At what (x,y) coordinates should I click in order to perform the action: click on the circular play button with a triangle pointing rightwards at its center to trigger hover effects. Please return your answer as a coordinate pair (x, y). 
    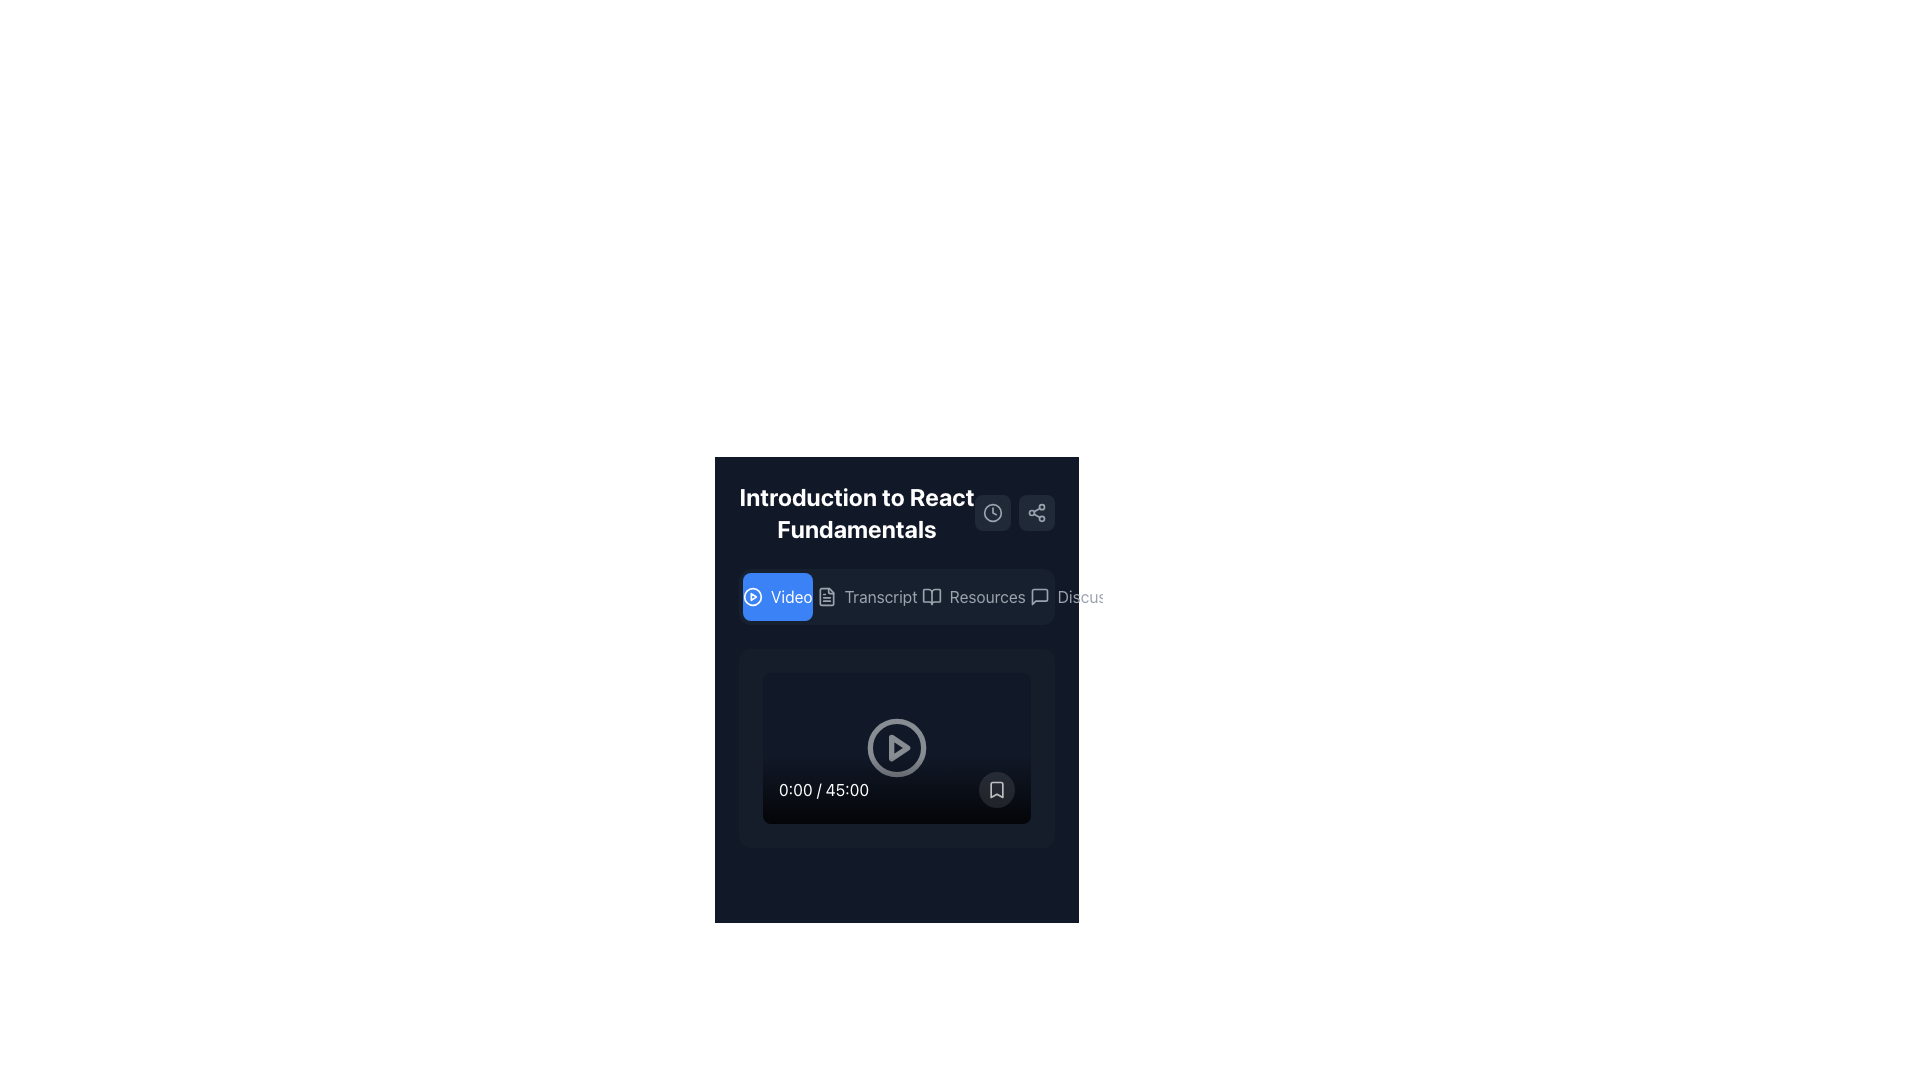
    Looking at the image, I should click on (896, 748).